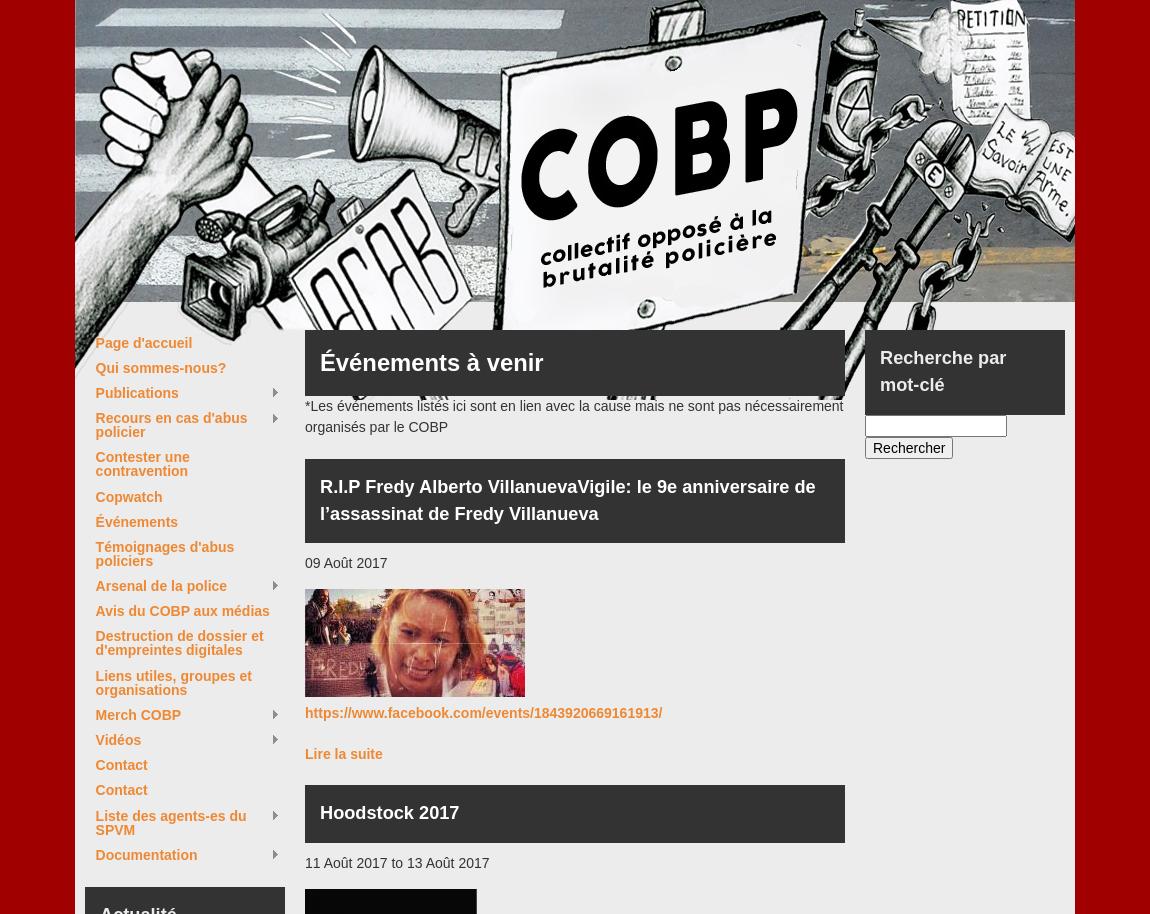 This screenshot has width=1150, height=914. What do you see at coordinates (343, 753) in the screenshot?
I see `'Lire la suite'` at bounding box center [343, 753].